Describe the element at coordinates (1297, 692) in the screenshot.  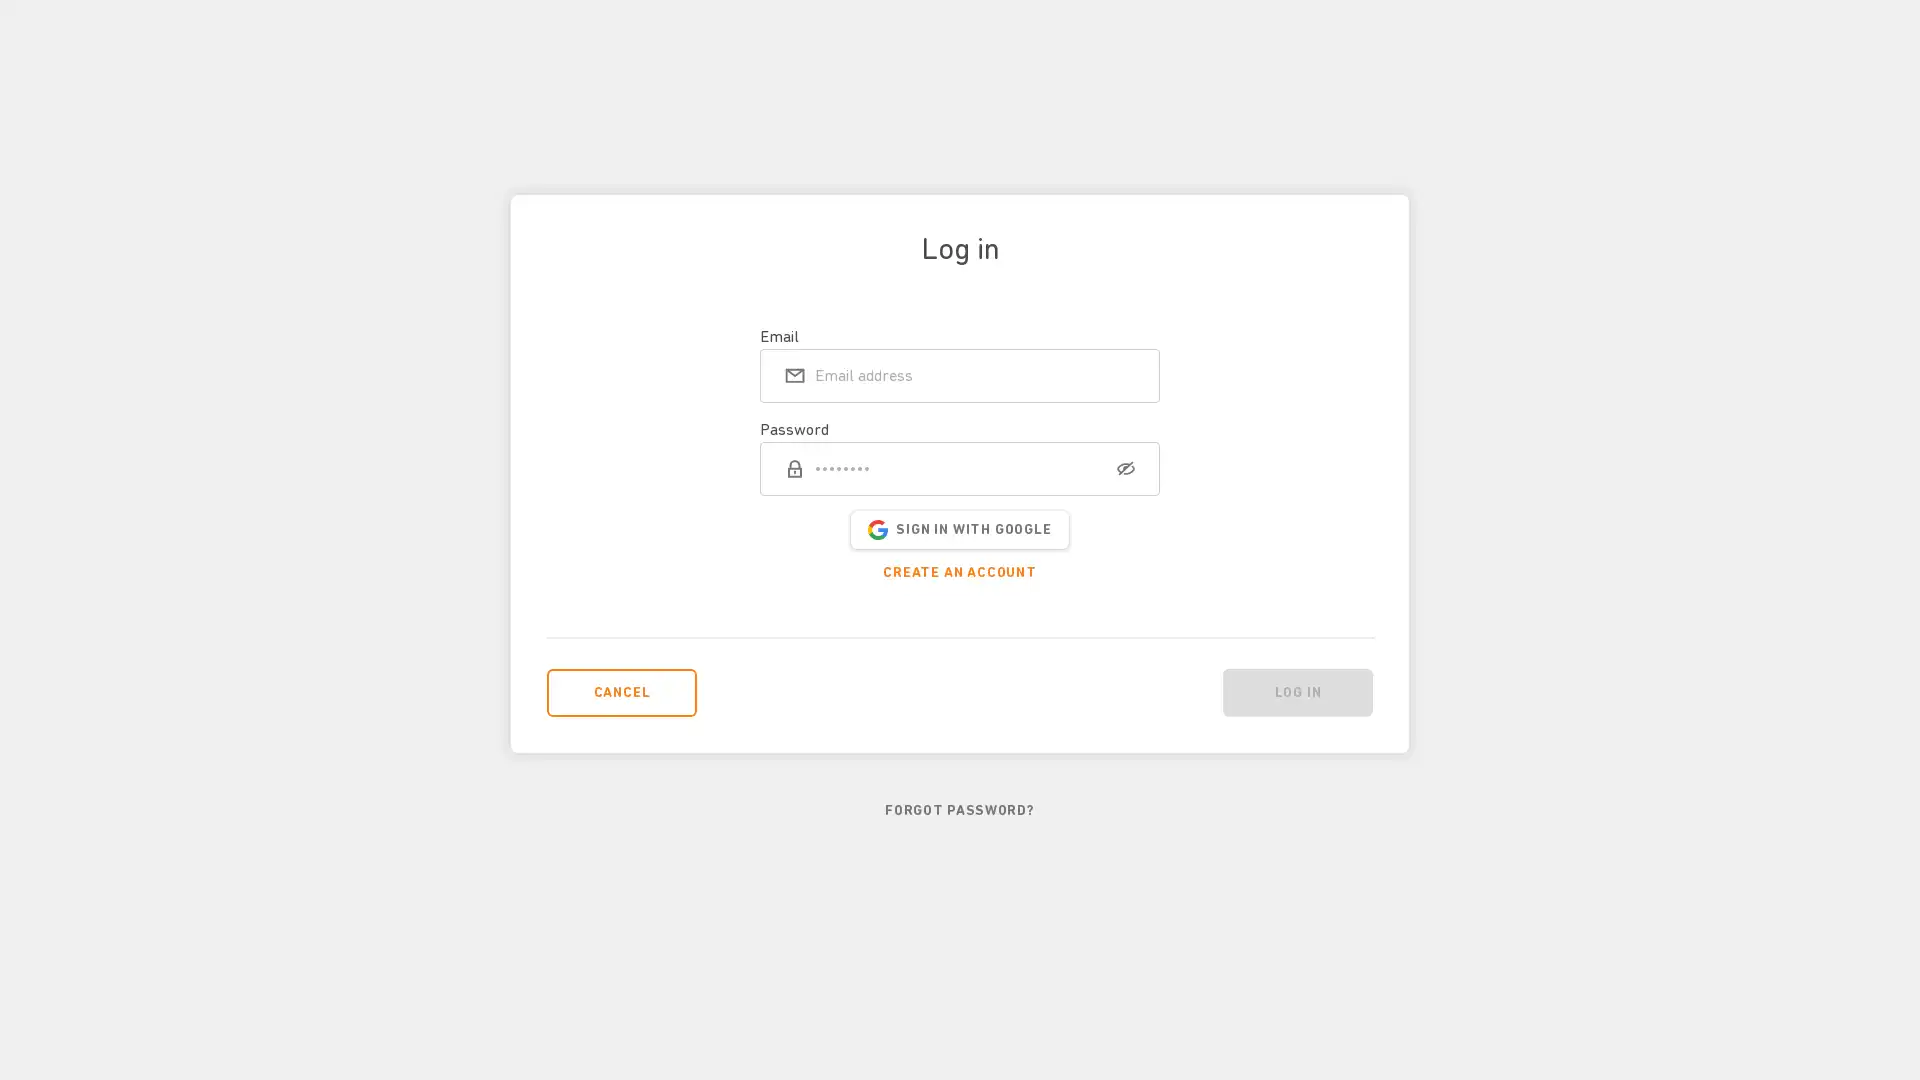
I see `Log in` at that location.